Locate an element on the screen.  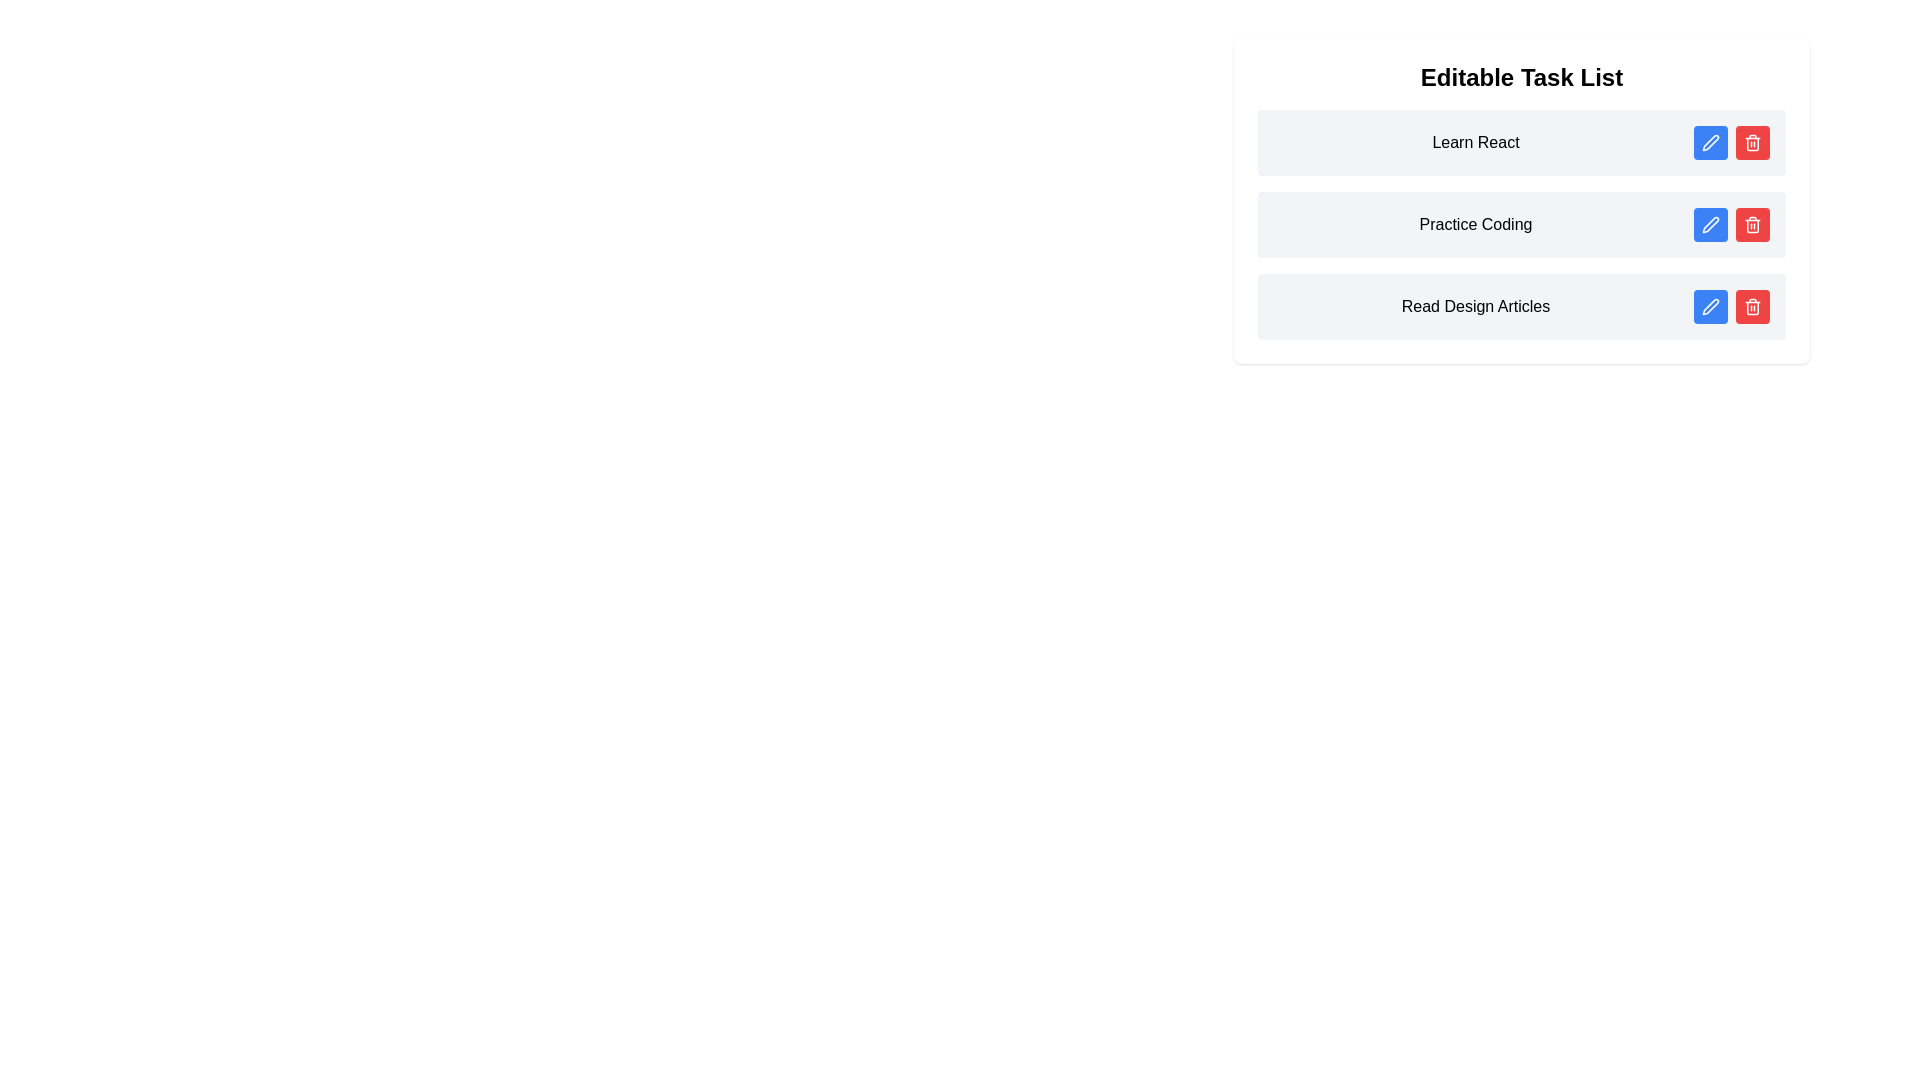
the delete button located on the right side of the task item in the top row of the list, adjacent to the blue button with a pen icon is located at coordinates (1751, 141).